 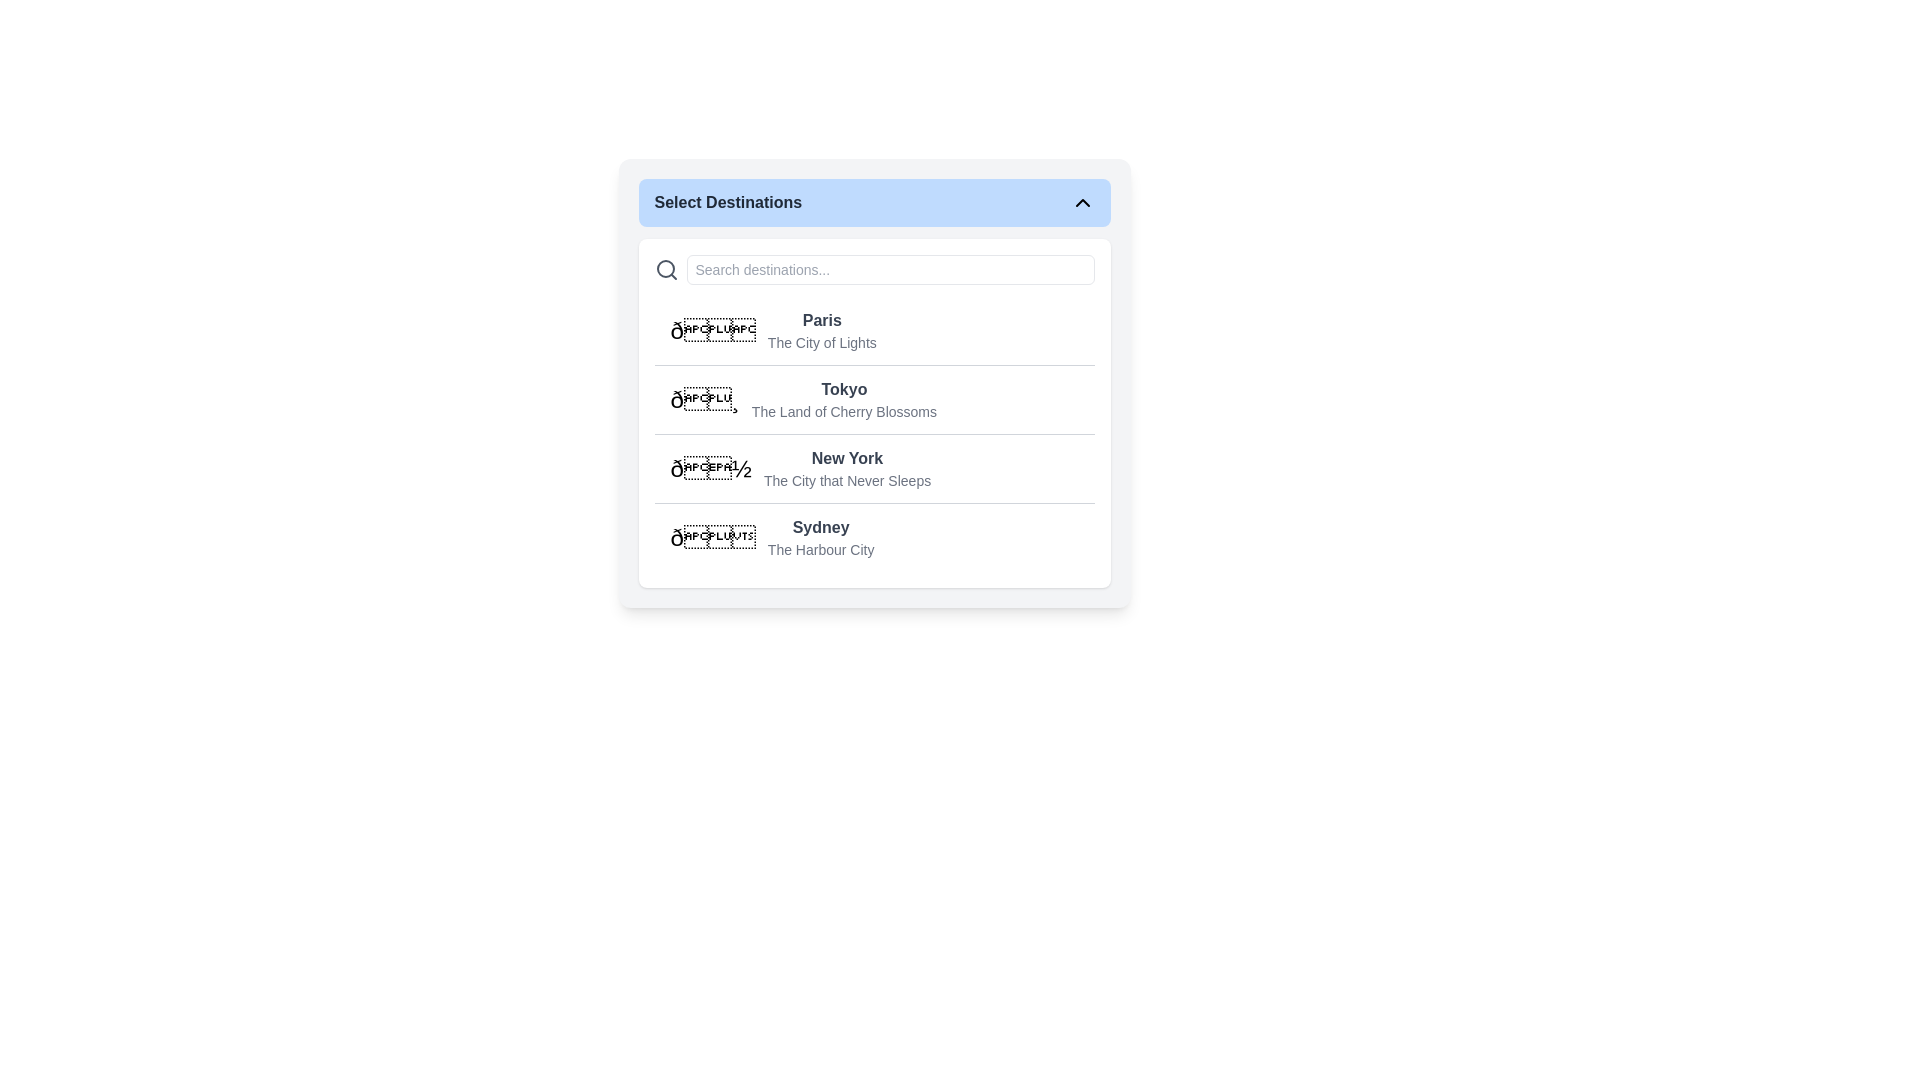 What do you see at coordinates (847, 481) in the screenshot?
I see `the text label that provides additional context or information about the destination 'New York', located directly below the title 'New York'` at bounding box center [847, 481].